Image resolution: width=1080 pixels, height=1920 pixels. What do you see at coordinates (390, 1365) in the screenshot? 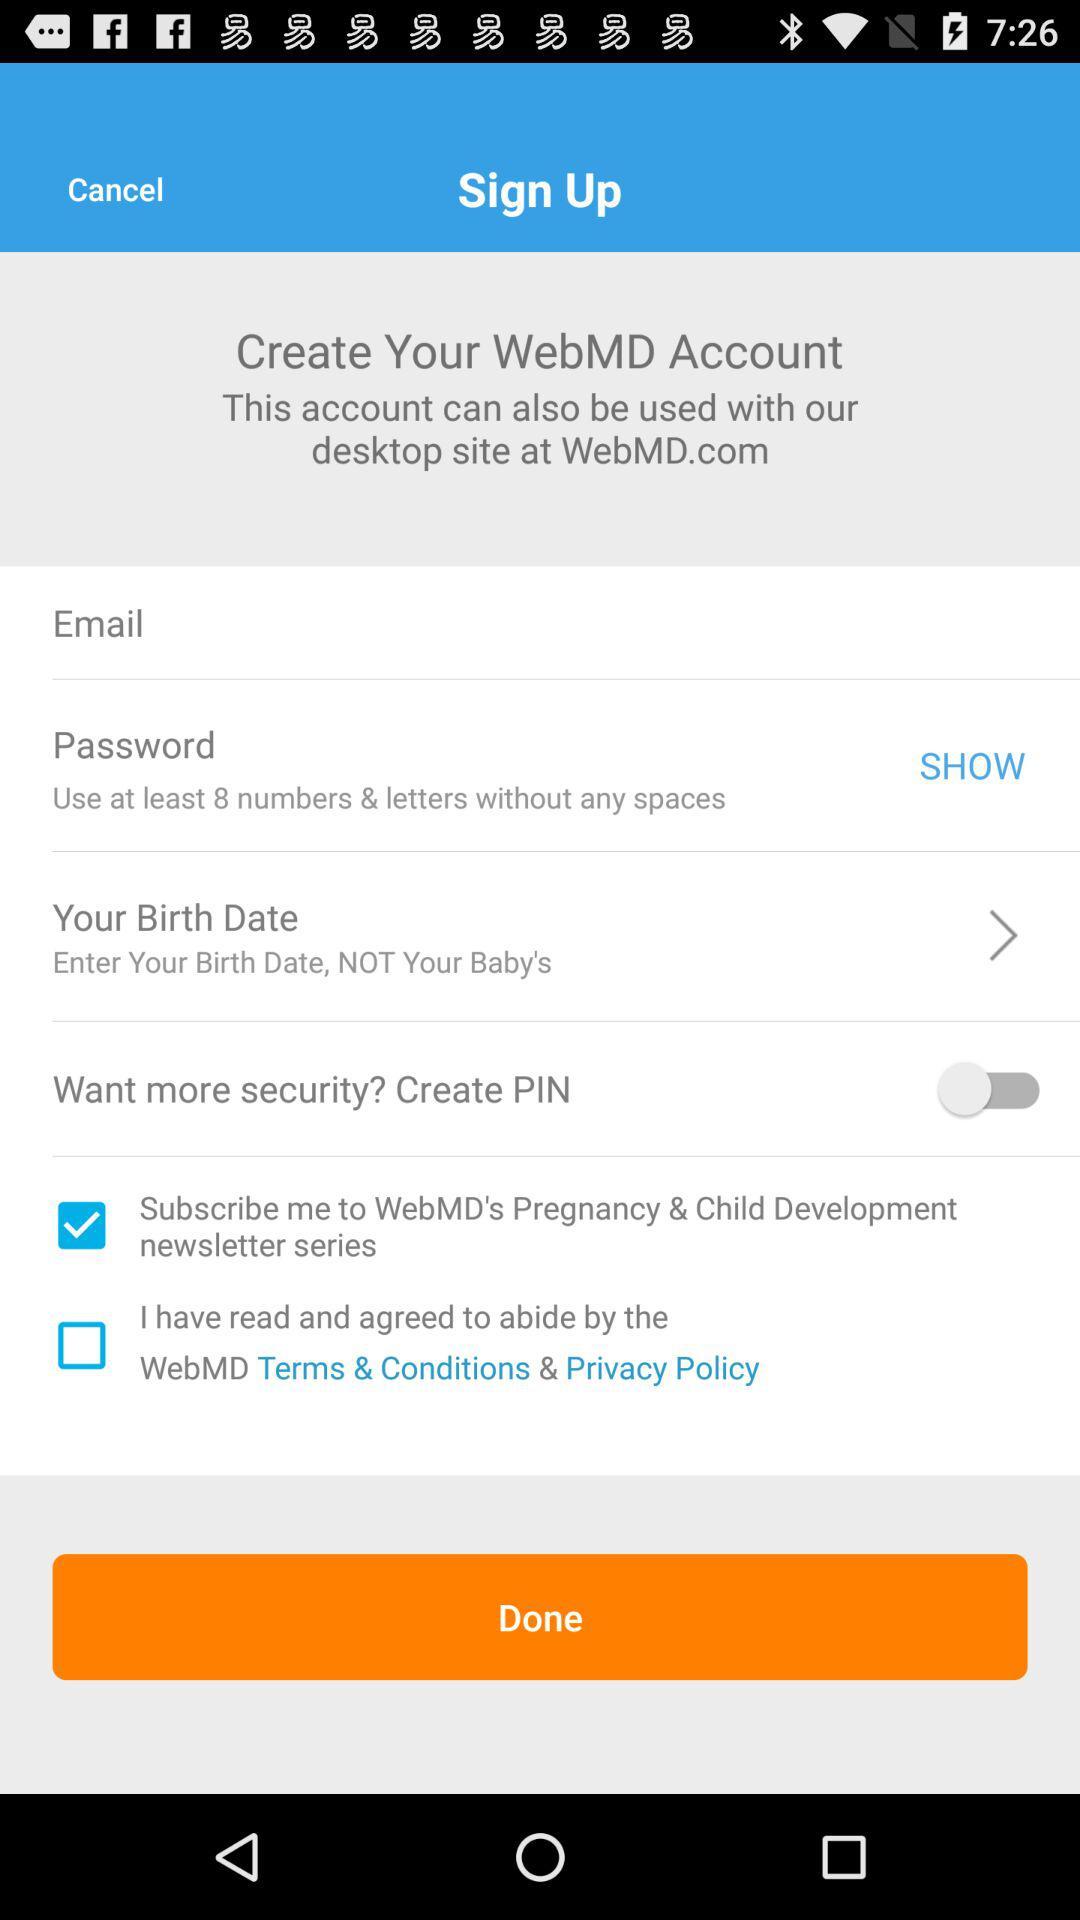
I see `item above the done` at bounding box center [390, 1365].